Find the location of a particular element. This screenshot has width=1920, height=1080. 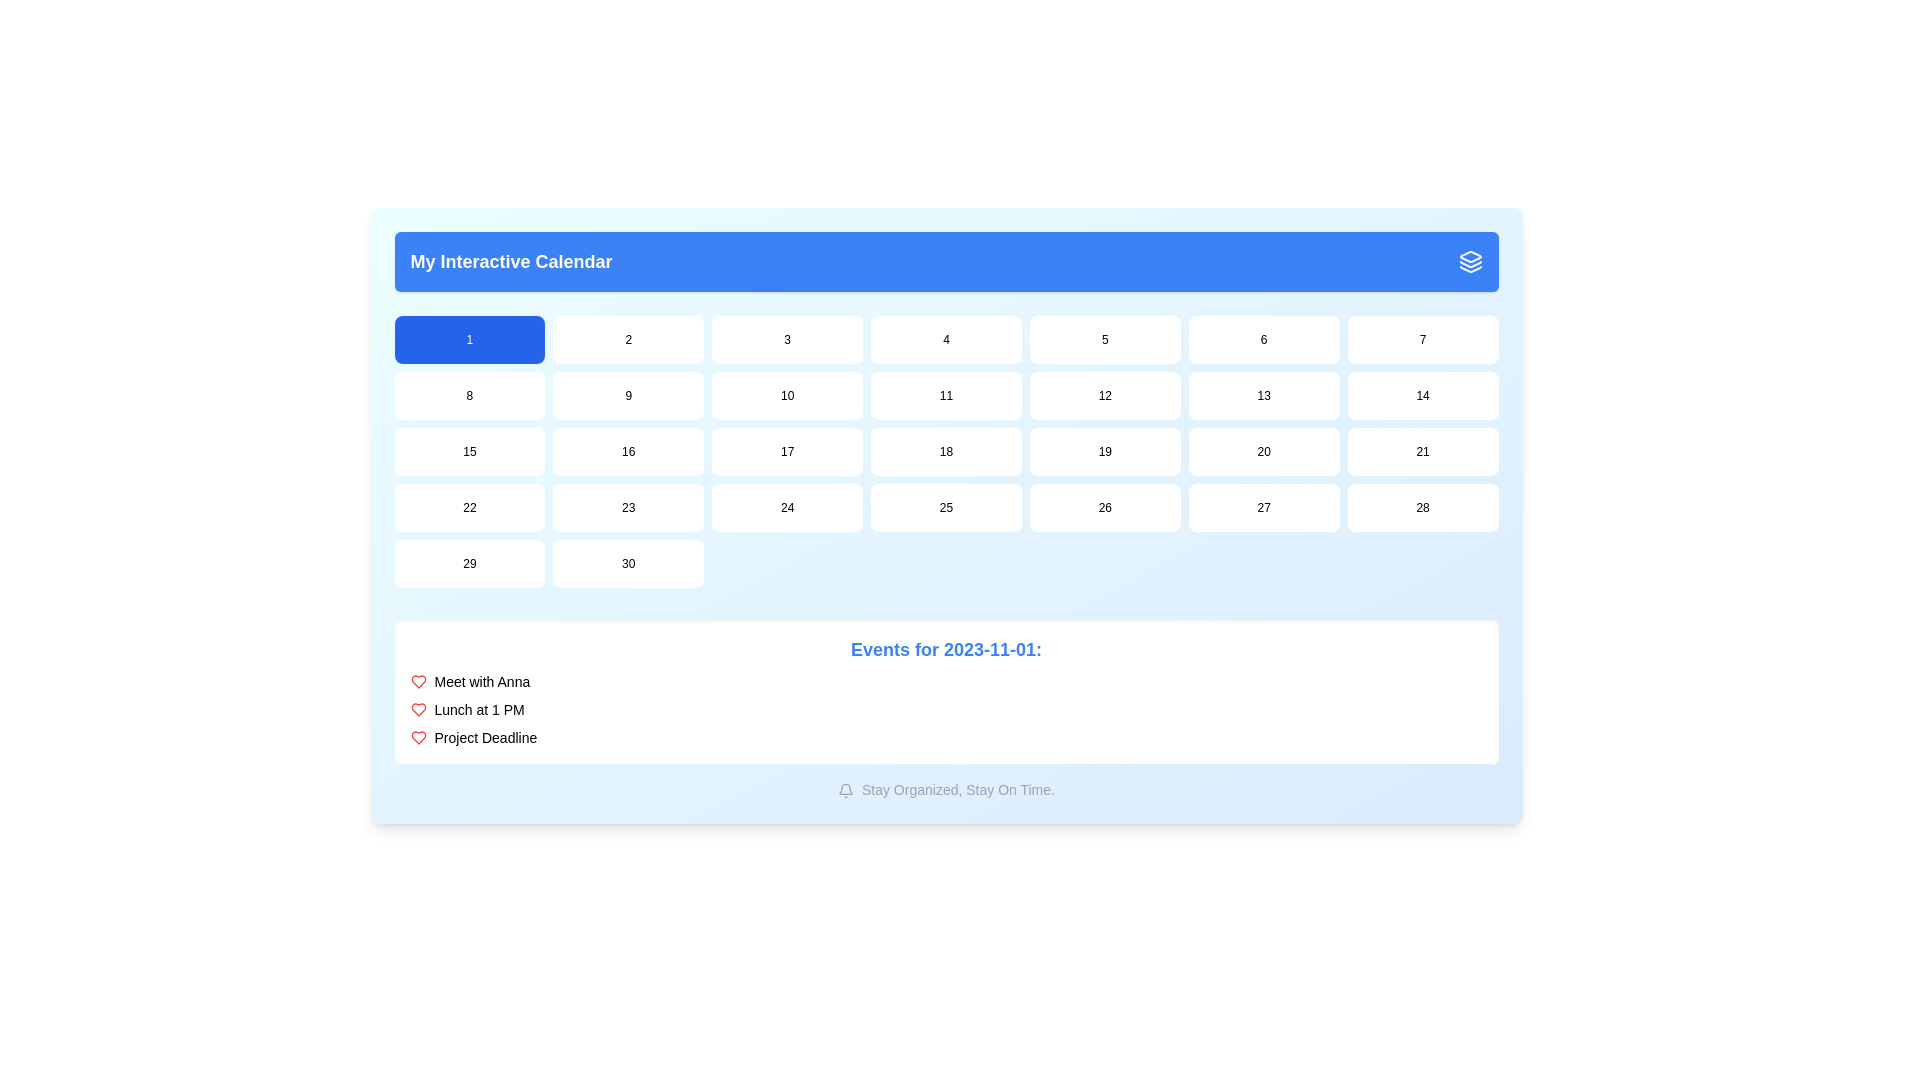

the outlined bell icon symbolizing notifications, which is located before the text 'Stay Organized, Stay On Time.' is located at coordinates (846, 790).